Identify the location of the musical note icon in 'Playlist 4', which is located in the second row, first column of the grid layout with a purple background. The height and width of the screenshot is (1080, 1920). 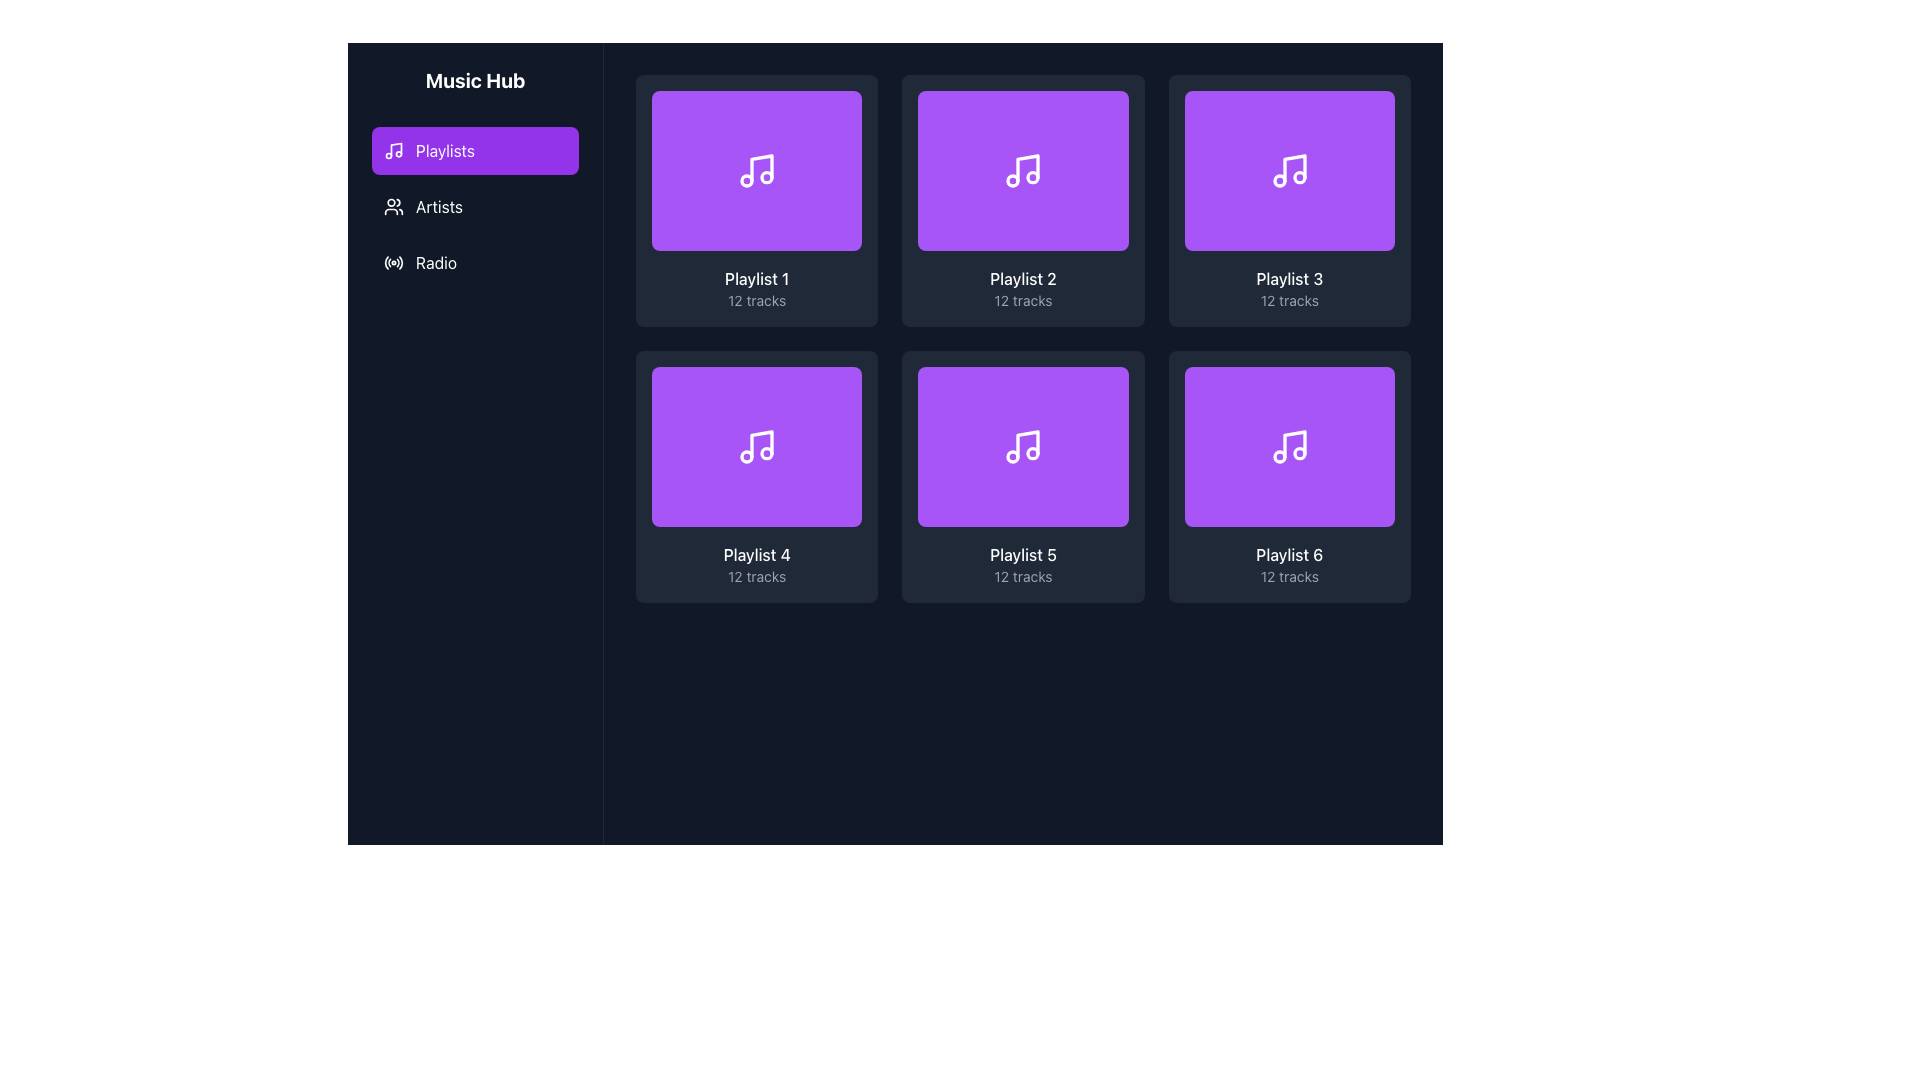
(761, 443).